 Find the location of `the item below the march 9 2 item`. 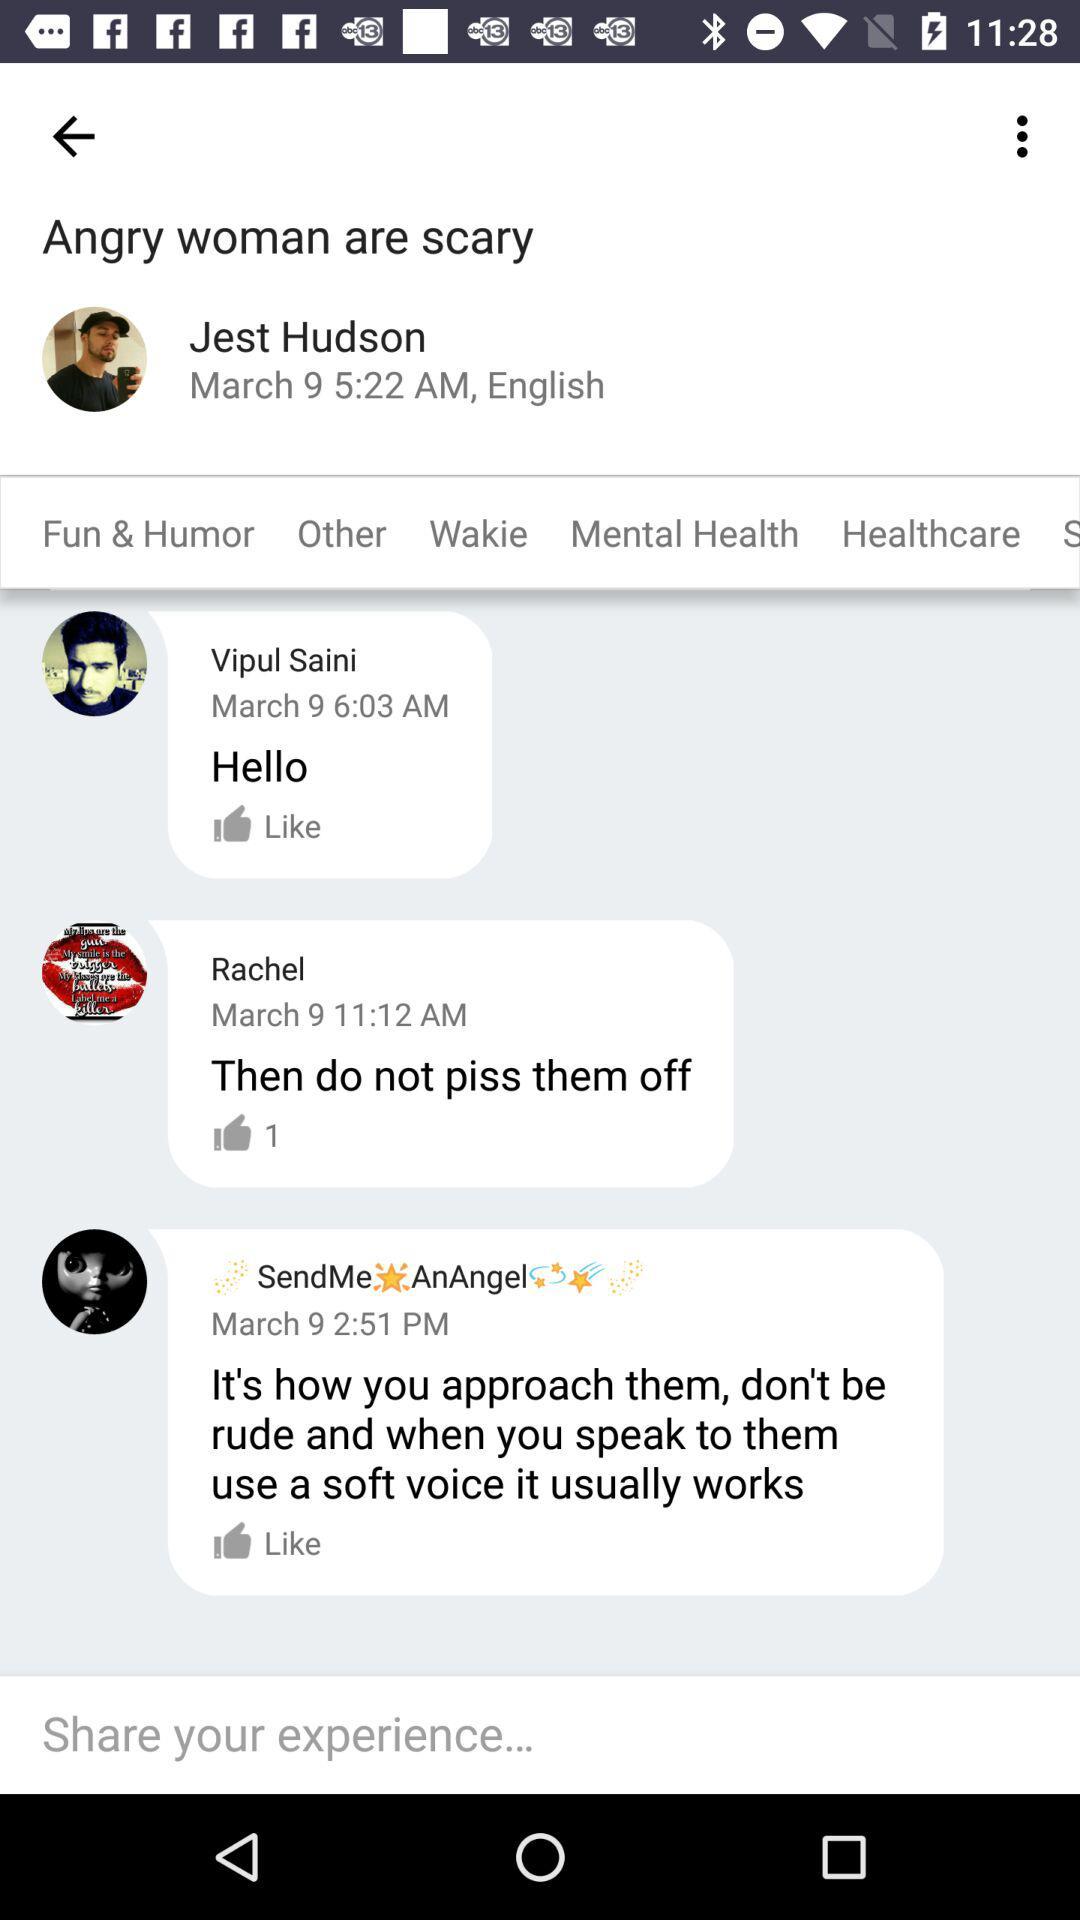

the item below the march 9 2 item is located at coordinates (556, 1431).